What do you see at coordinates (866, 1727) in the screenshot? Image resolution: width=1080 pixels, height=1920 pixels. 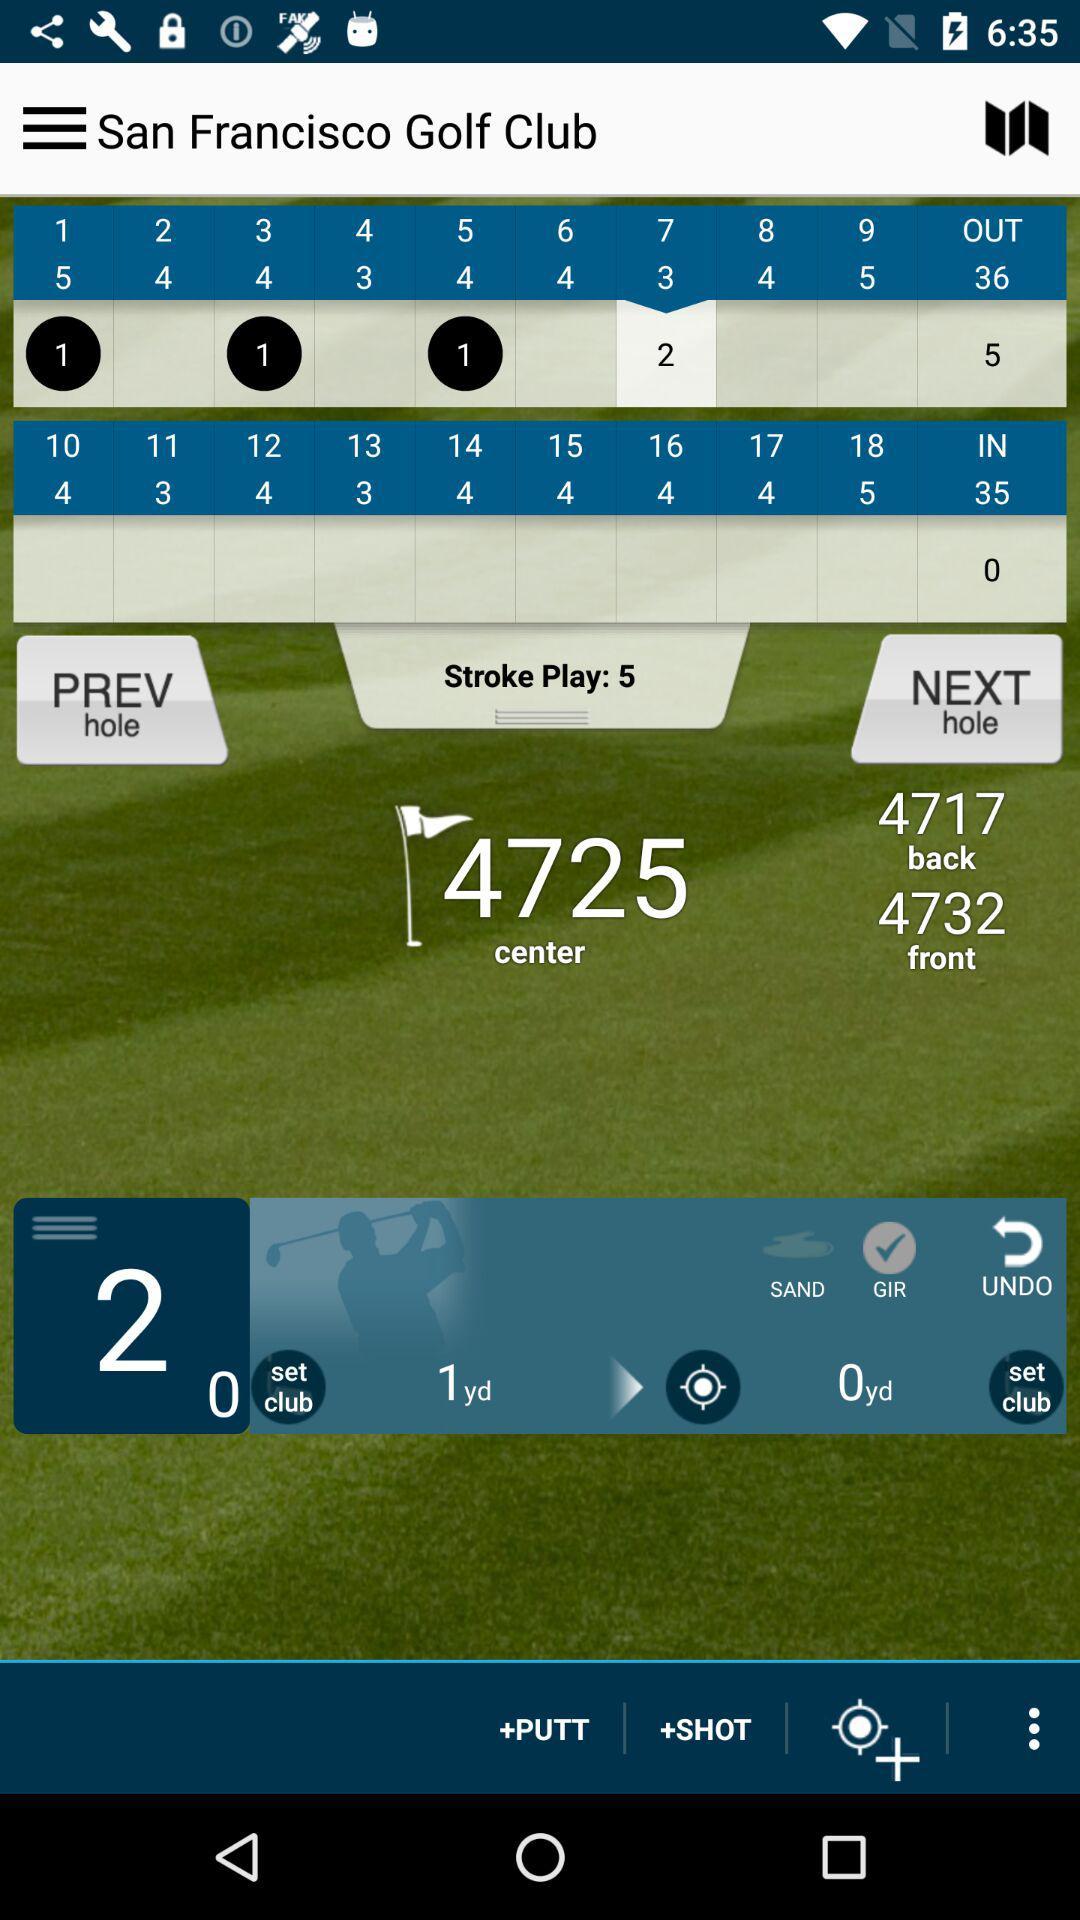 I see `the location_crosshair icon` at bounding box center [866, 1727].